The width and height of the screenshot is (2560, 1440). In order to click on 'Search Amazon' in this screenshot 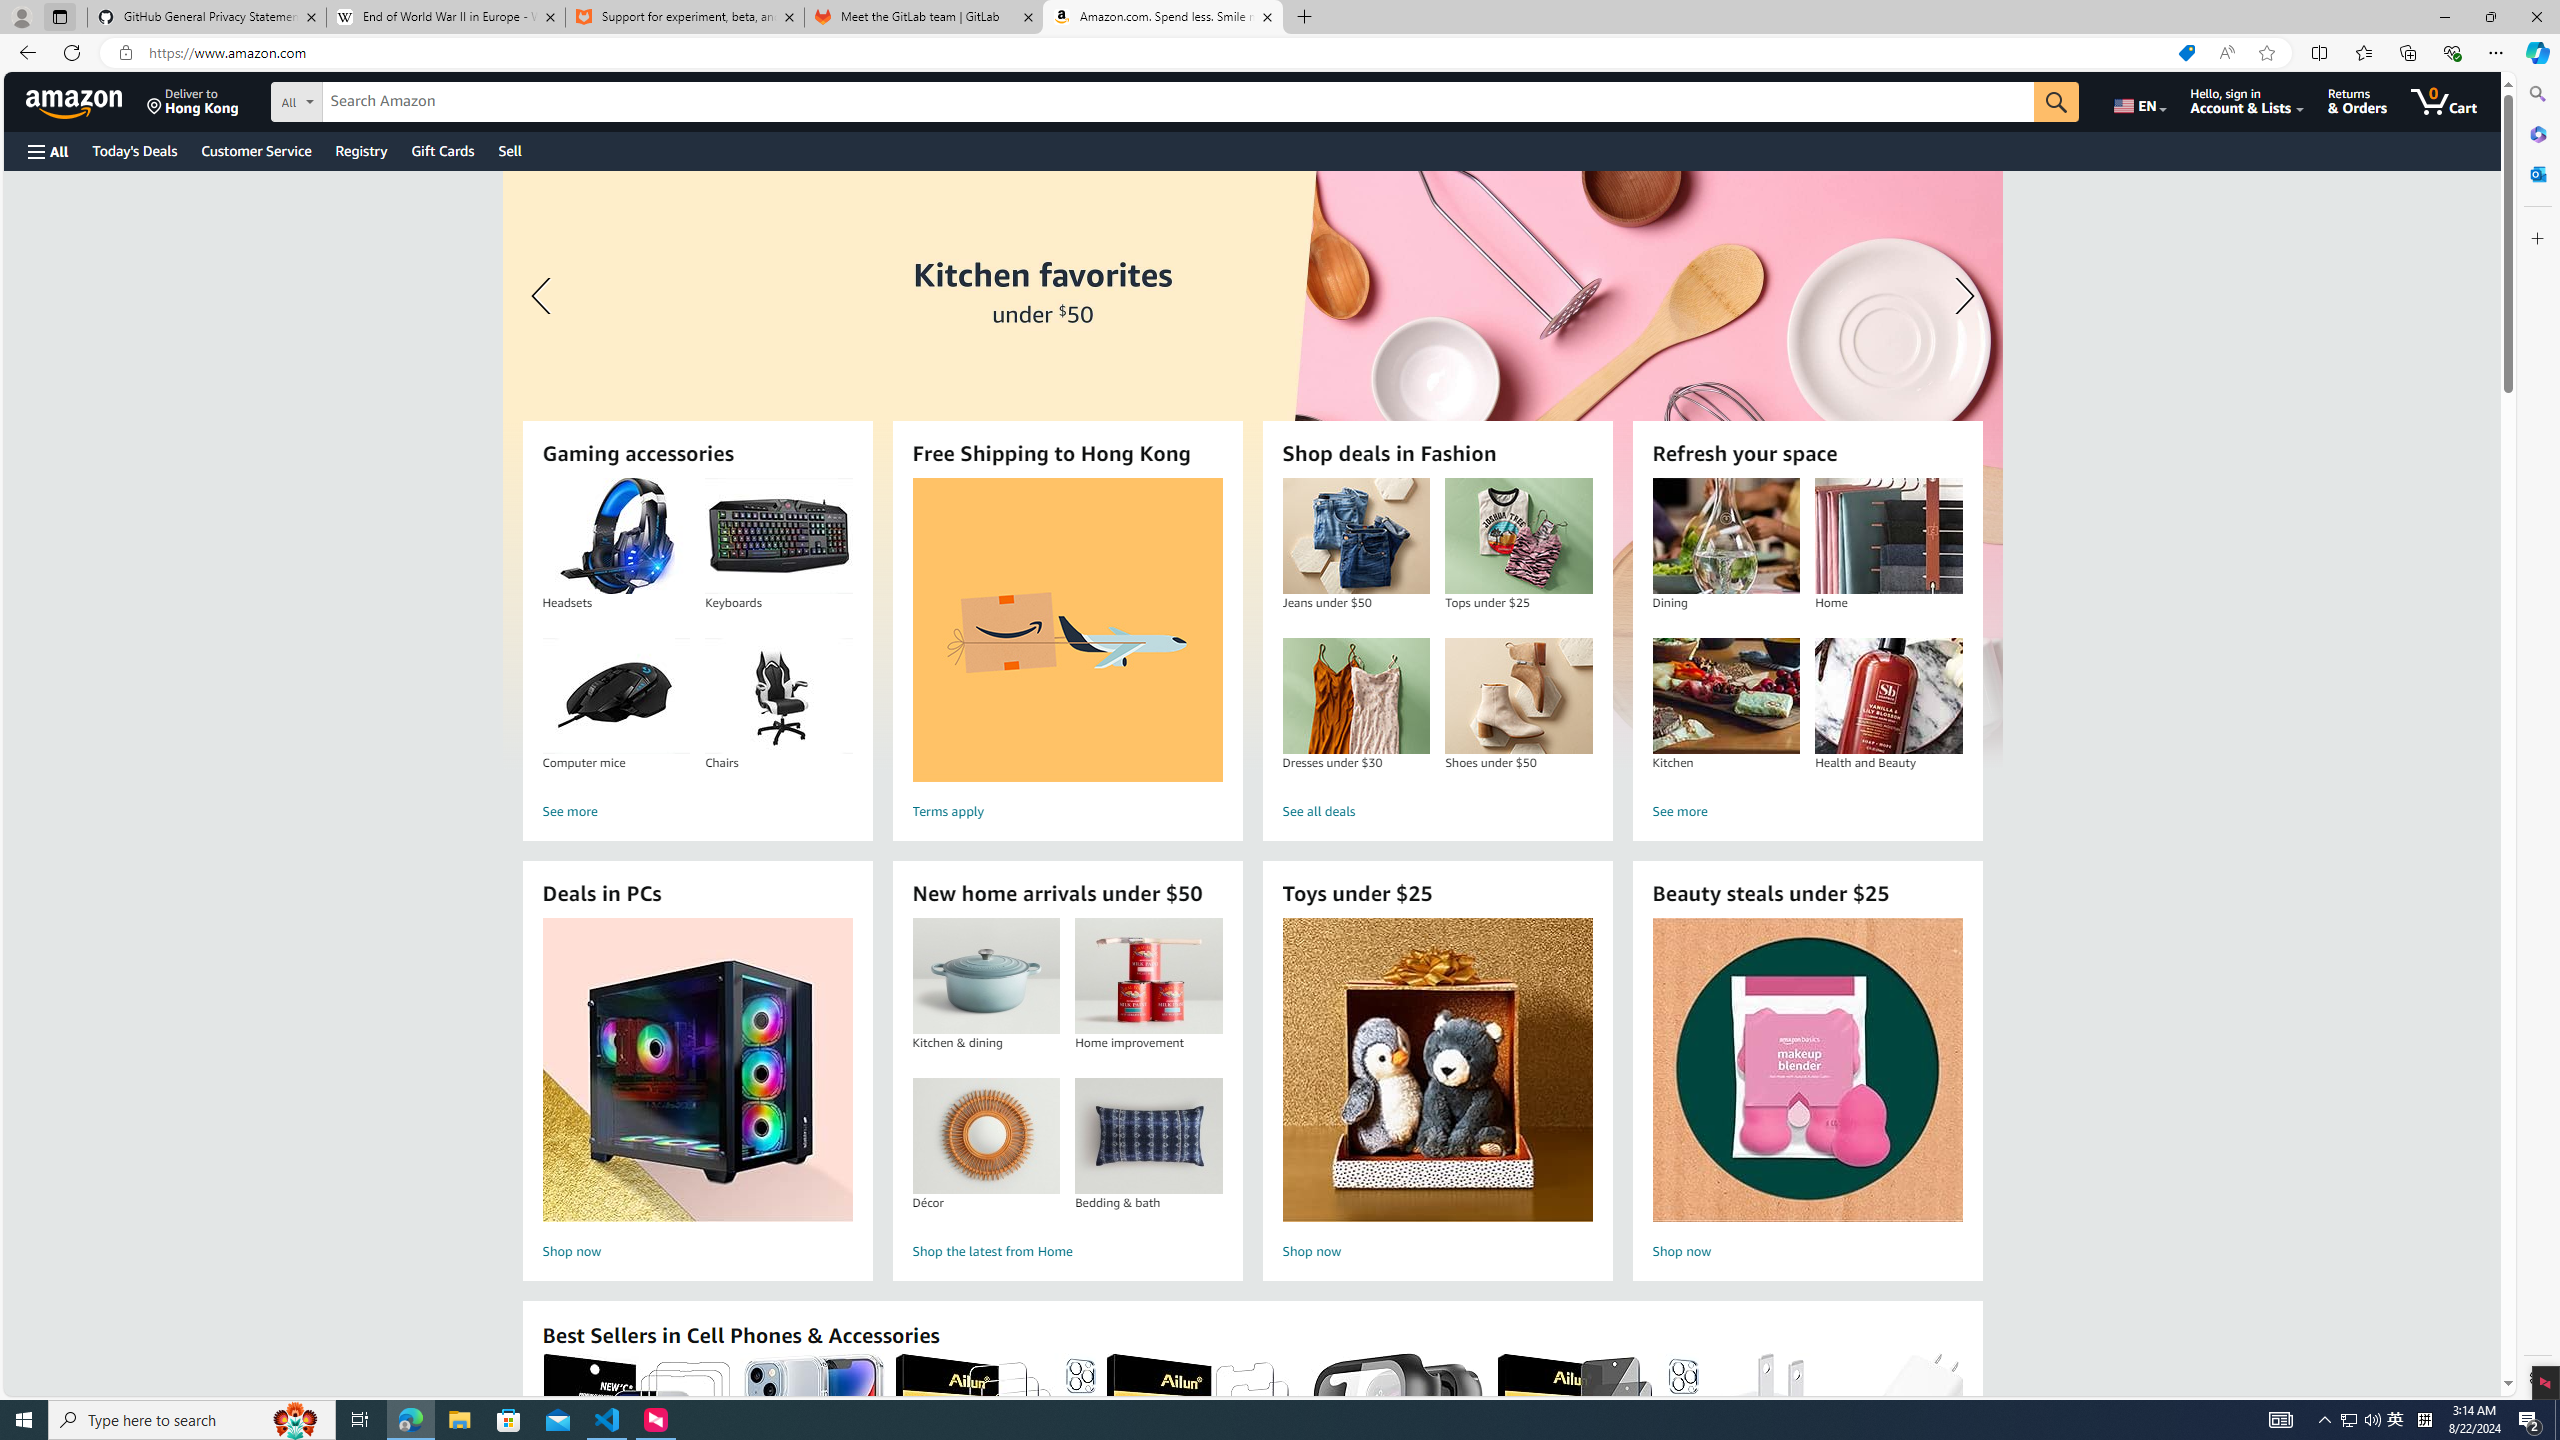, I will do `click(1178, 102)`.